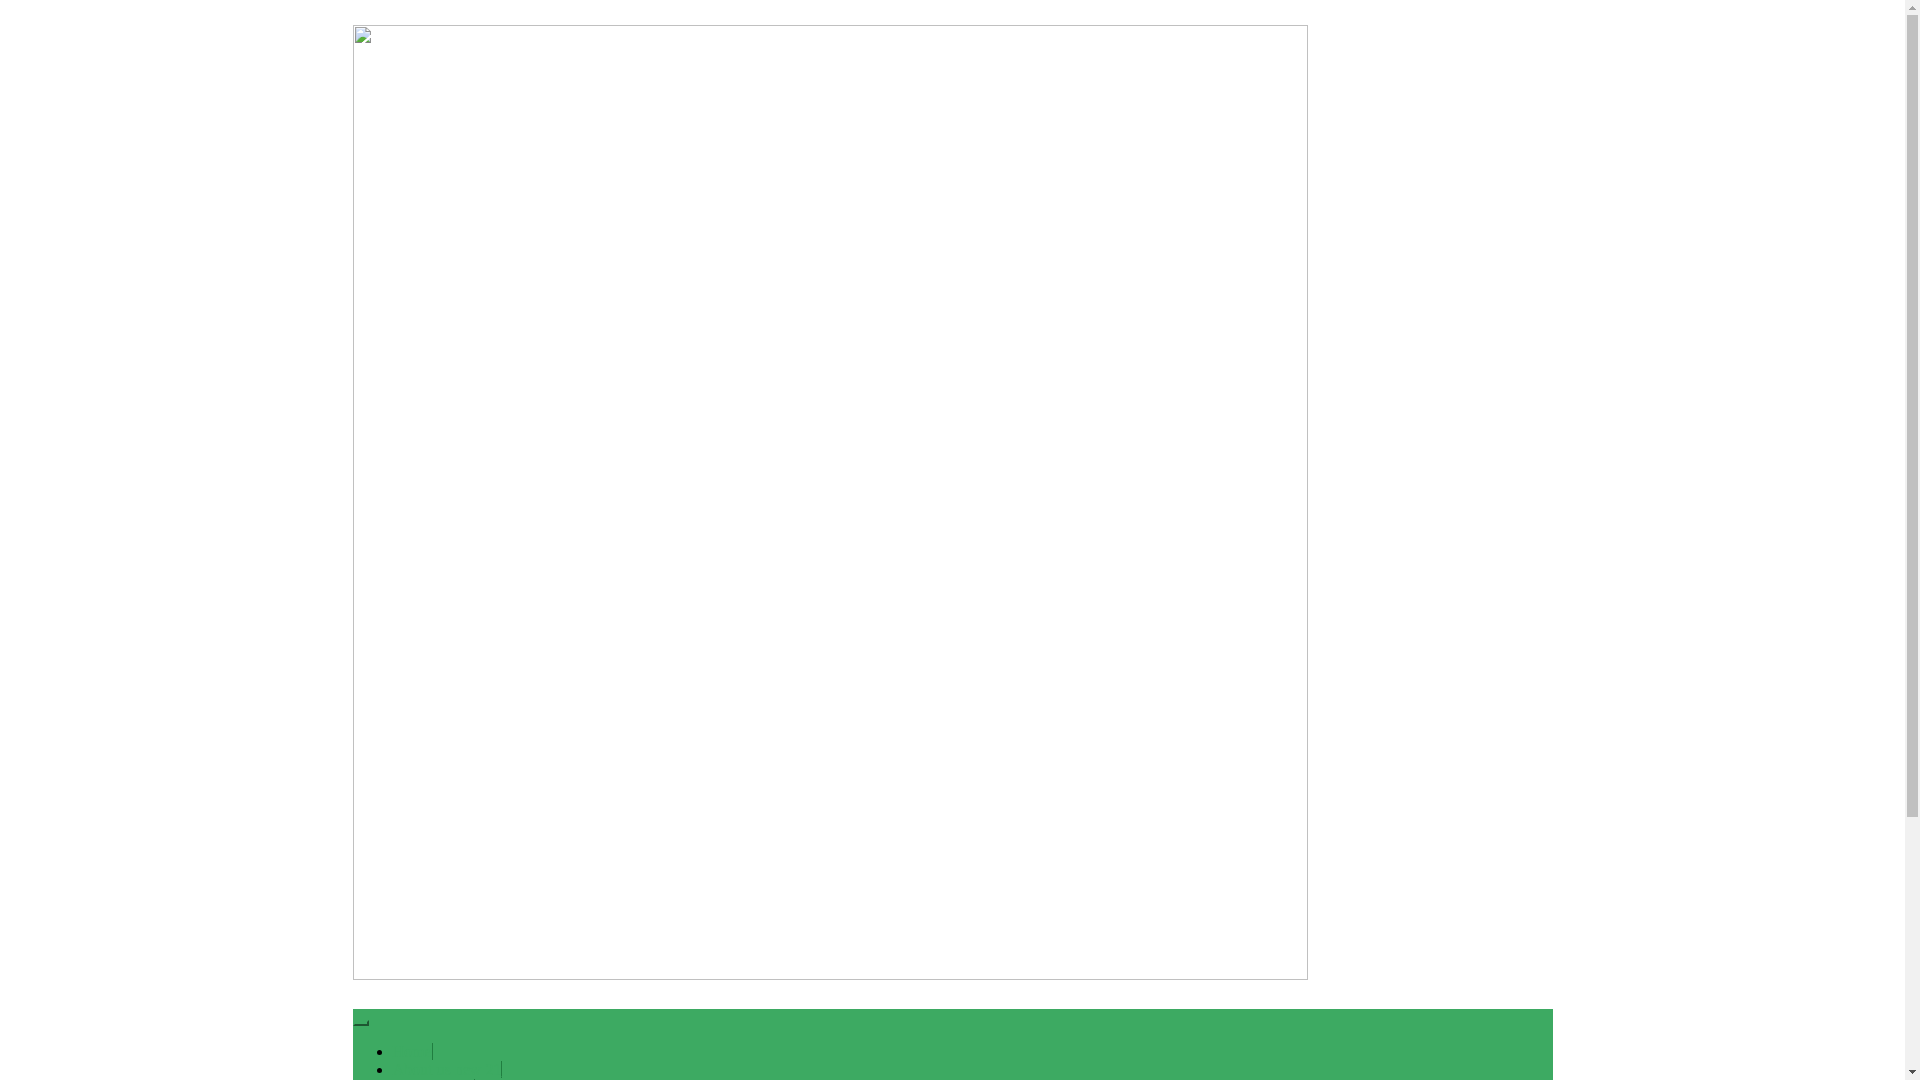 This screenshot has width=1920, height=1080. Describe the element at coordinates (411, 1050) in the screenshot. I see `'Home'` at that location.